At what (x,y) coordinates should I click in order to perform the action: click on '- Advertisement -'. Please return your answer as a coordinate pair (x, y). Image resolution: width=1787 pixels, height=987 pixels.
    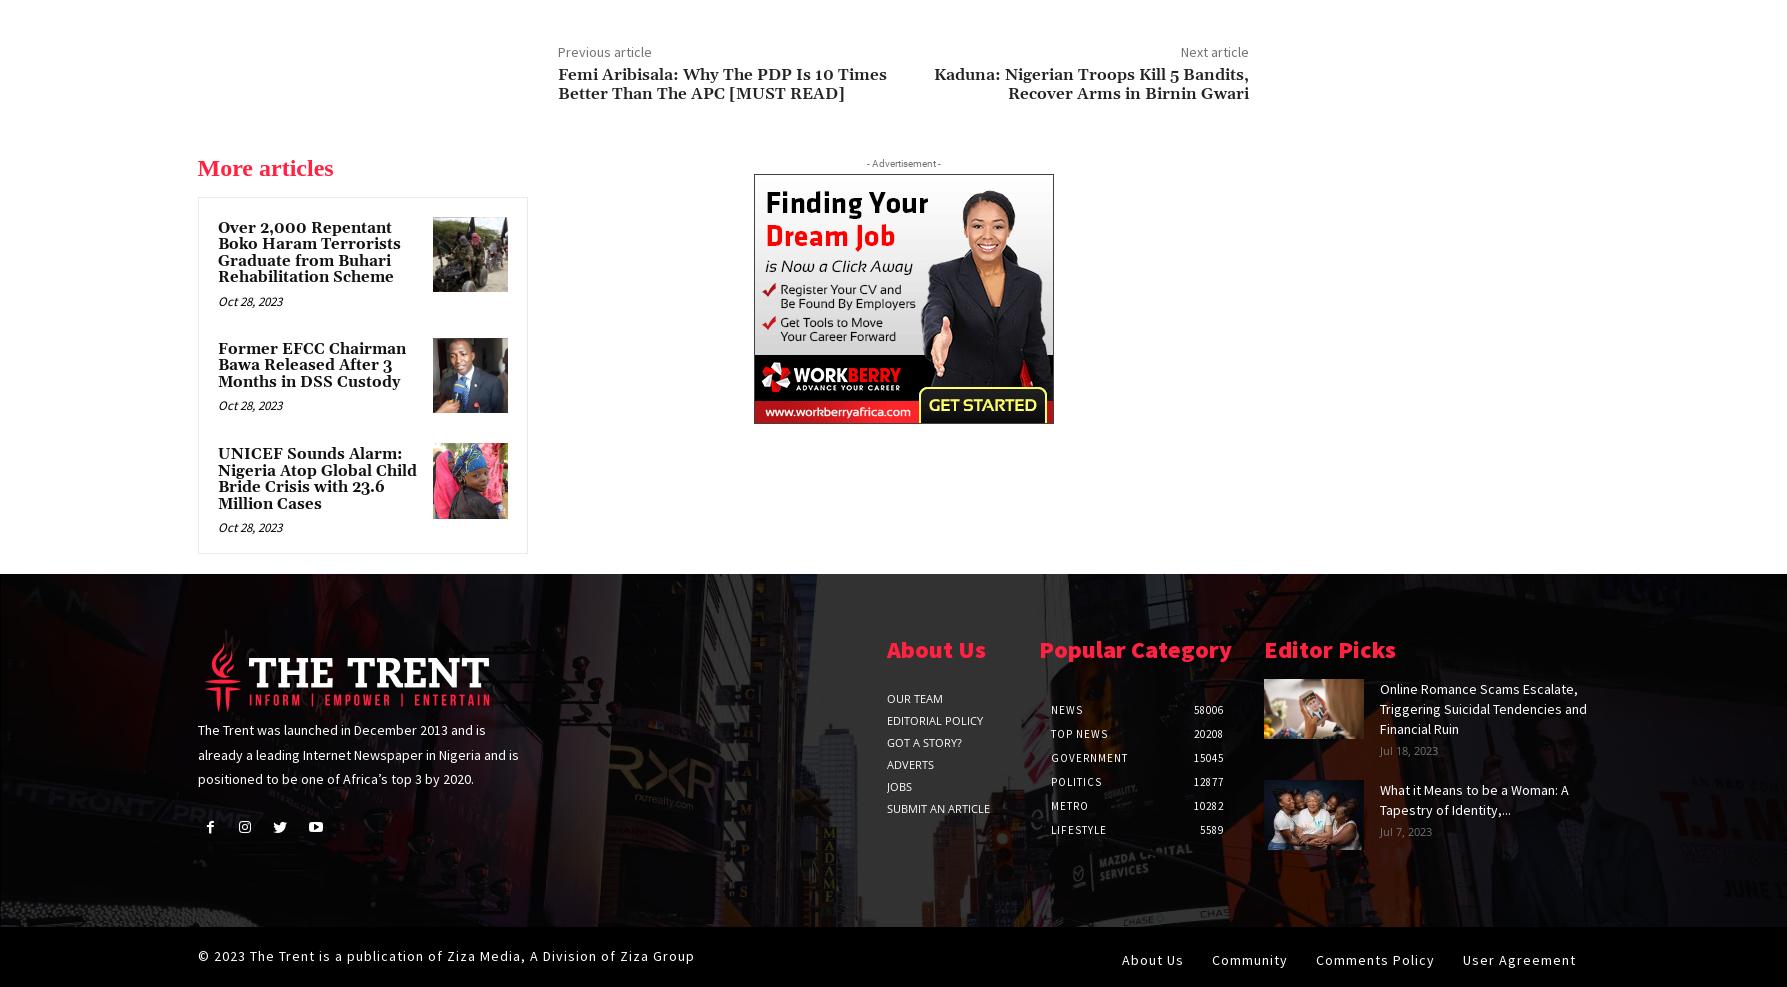
    Looking at the image, I should click on (865, 161).